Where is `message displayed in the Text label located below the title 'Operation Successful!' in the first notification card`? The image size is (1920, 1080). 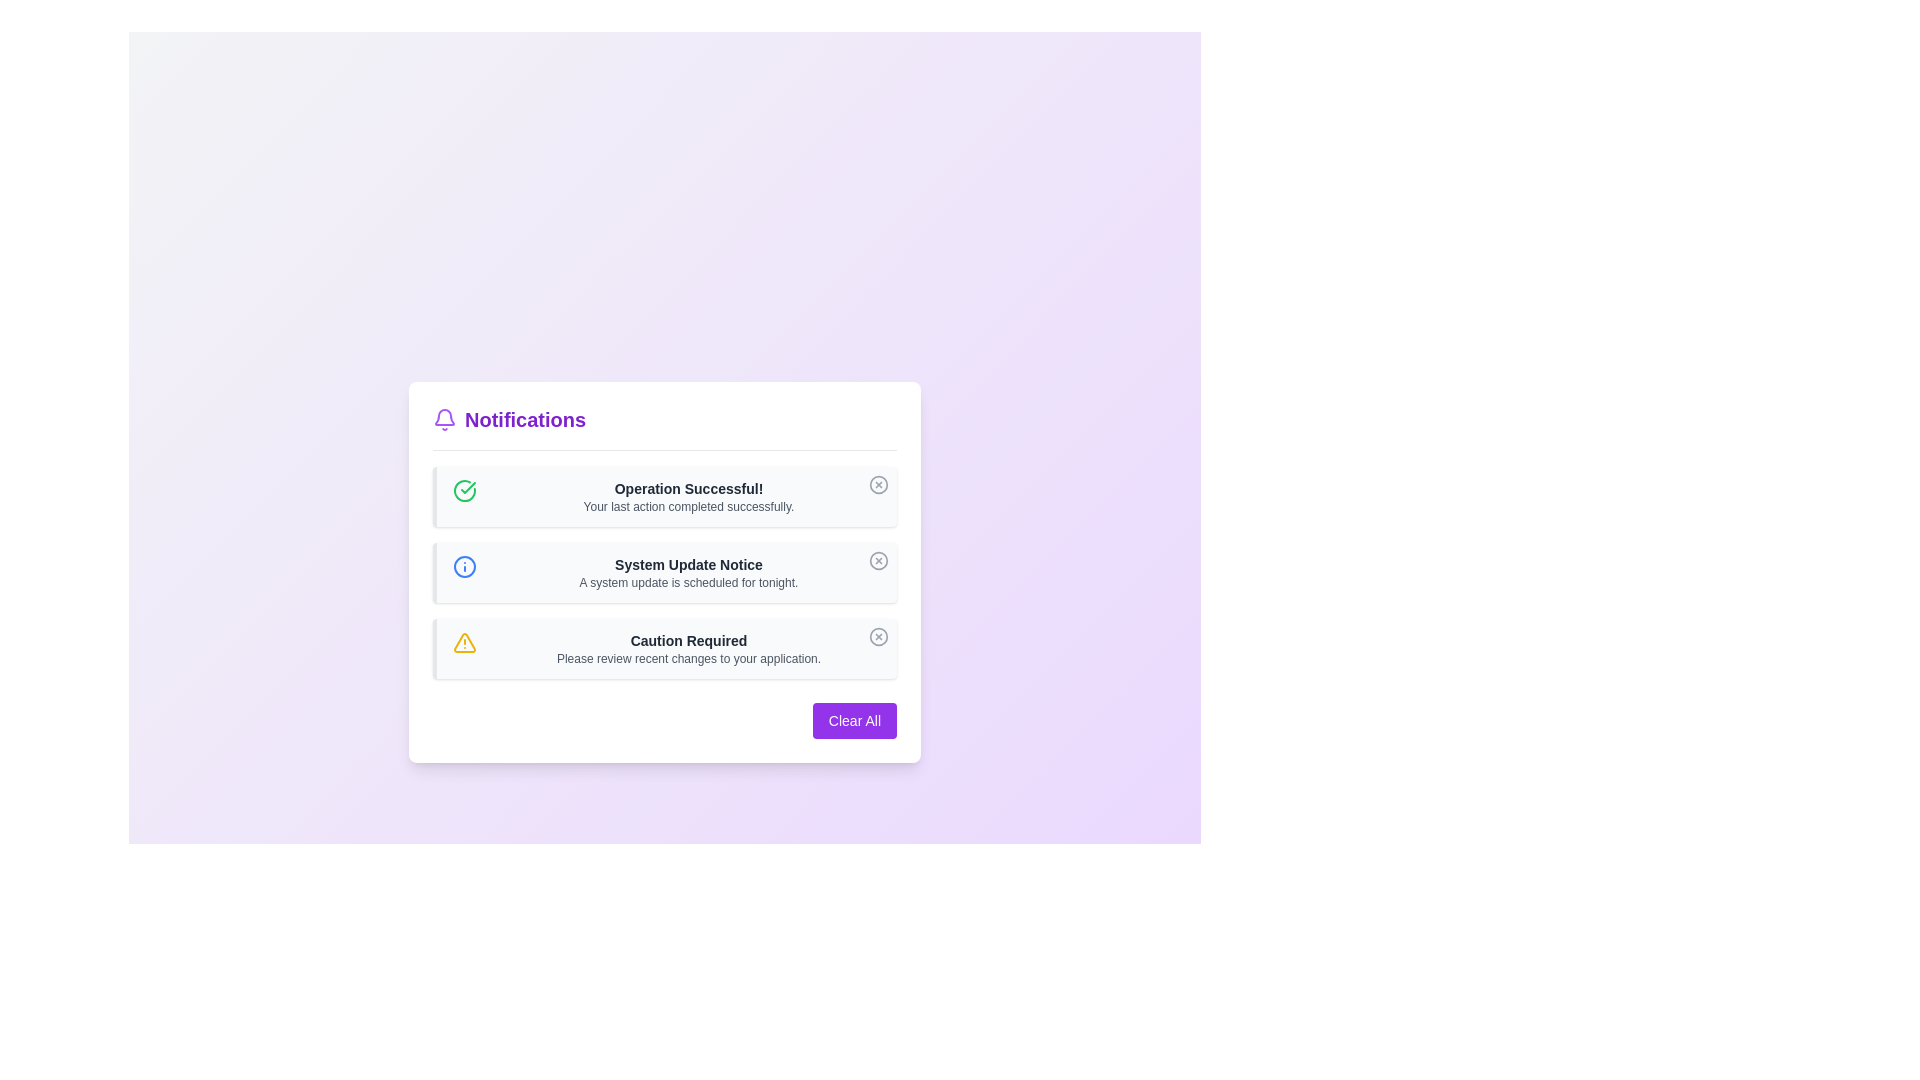
message displayed in the Text label located below the title 'Operation Successful!' in the first notification card is located at coordinates (689, 505).